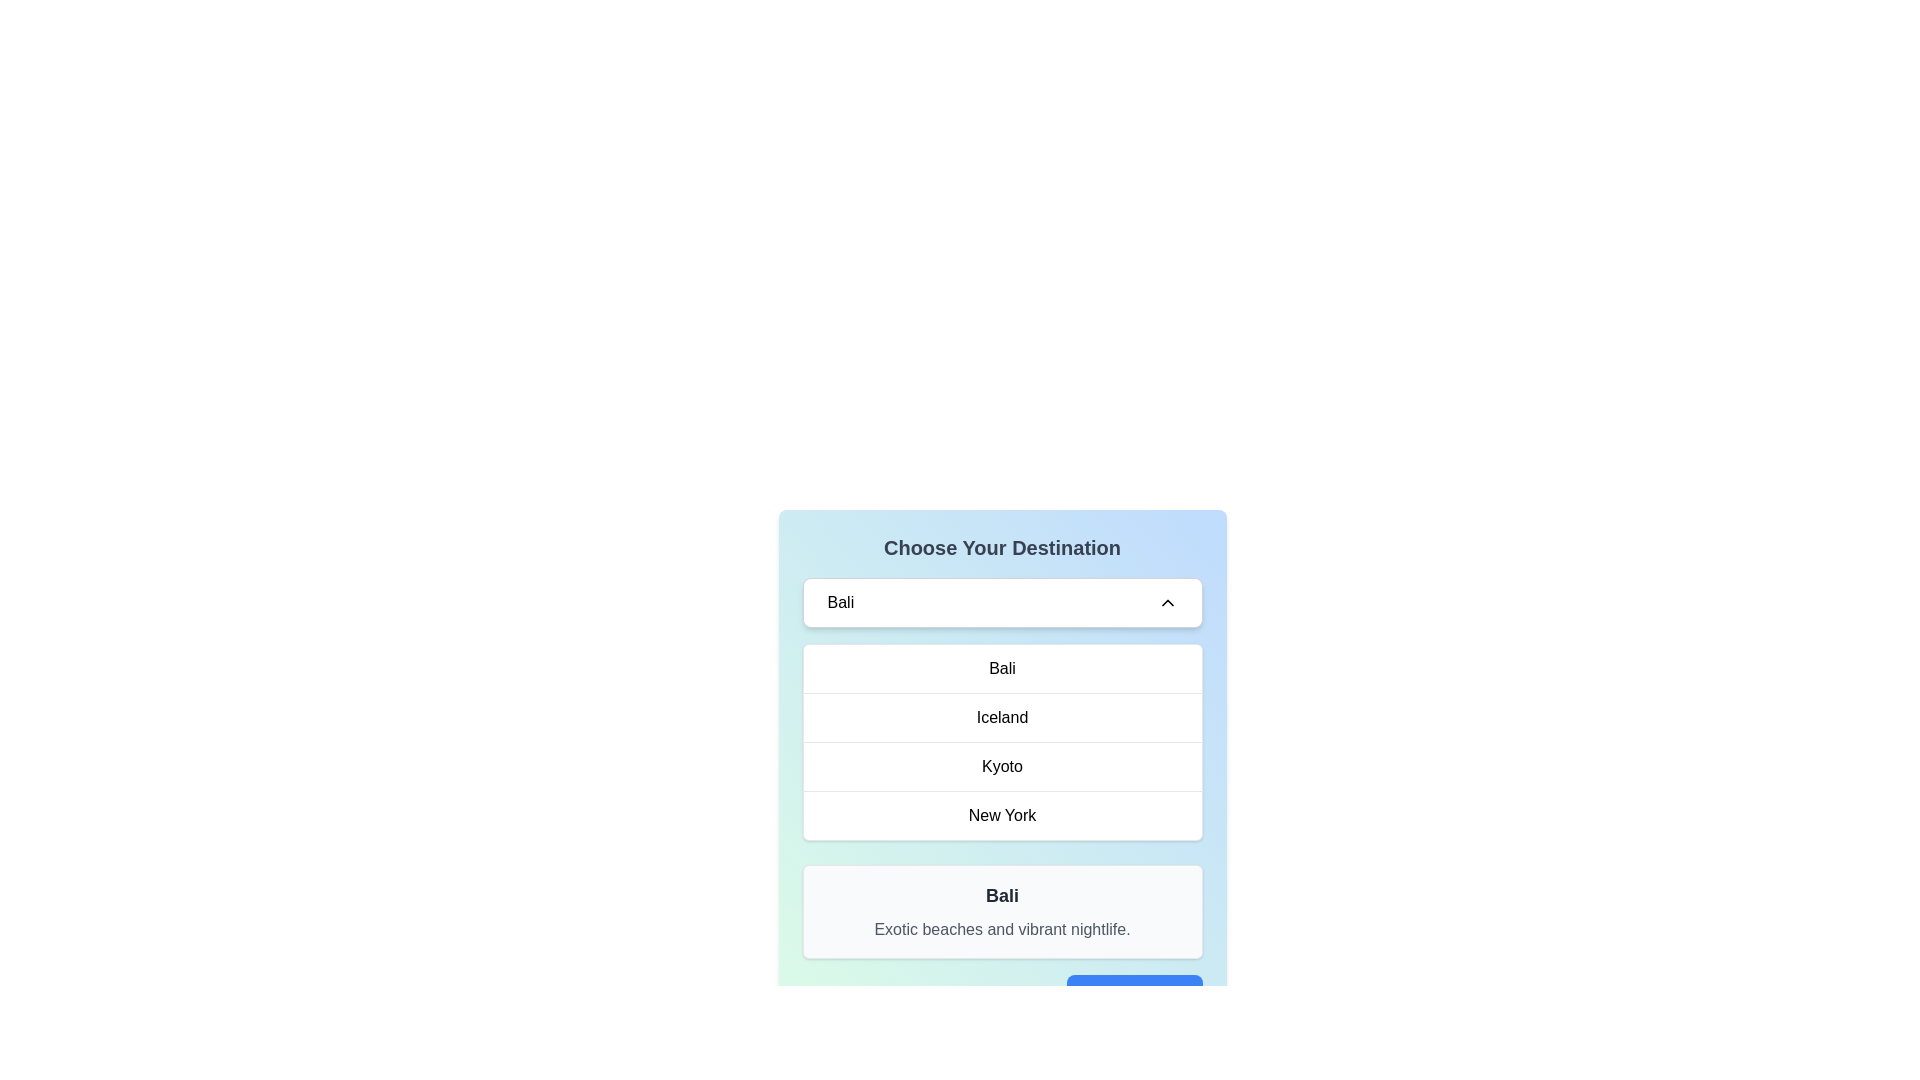 This screenshot has width=1920, height=1080. I want to click on the dropdown list item representing 'Iceland', which is the second option in the list below 'Bali' and above 'Kyoto', so click(1002, 716).